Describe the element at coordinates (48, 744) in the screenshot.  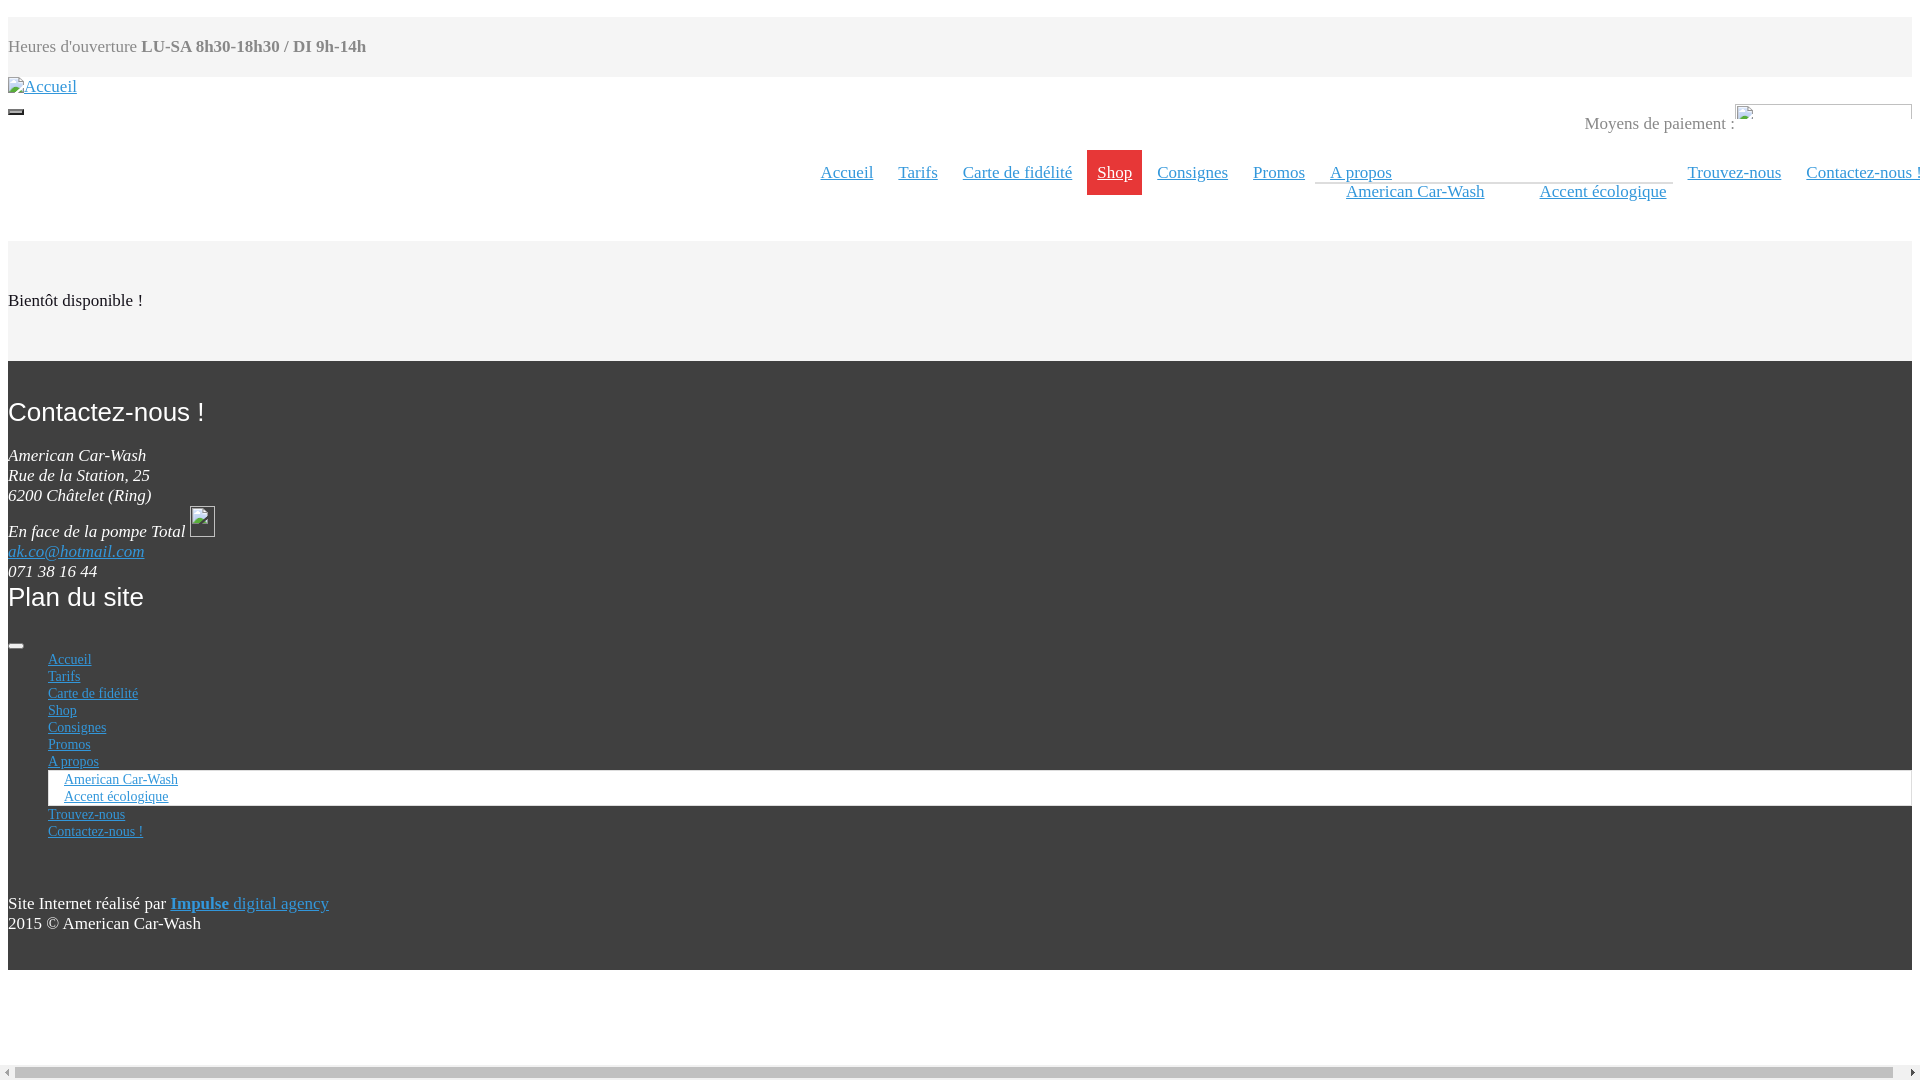
I see `'Promos'` at that location.